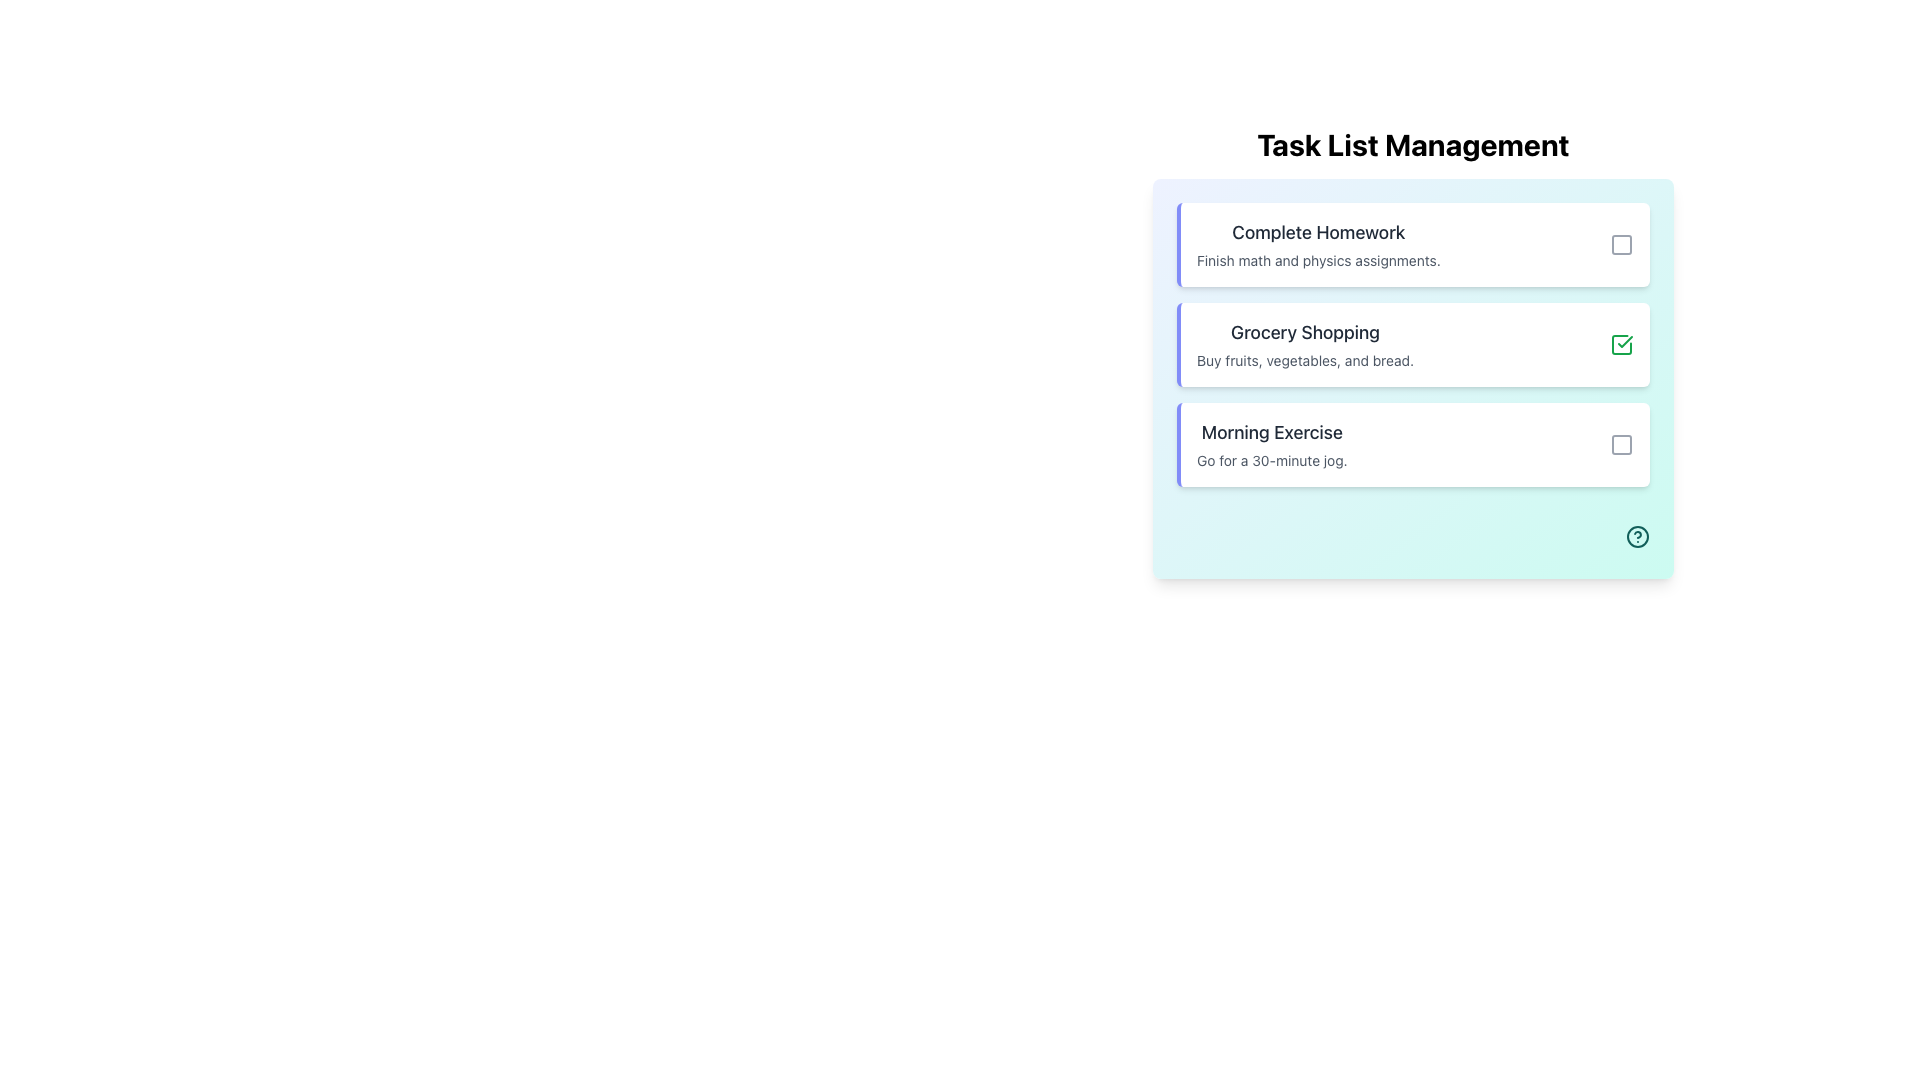  What do you see at coordinates (1271, 443) in the screenshot?
I see `title 'Morning Exercise' and the task description 'Go for a 30-minute jog.' from the text label located in the third card of the task list under 'Task List Management.'` at bounding box center [1271, 443].